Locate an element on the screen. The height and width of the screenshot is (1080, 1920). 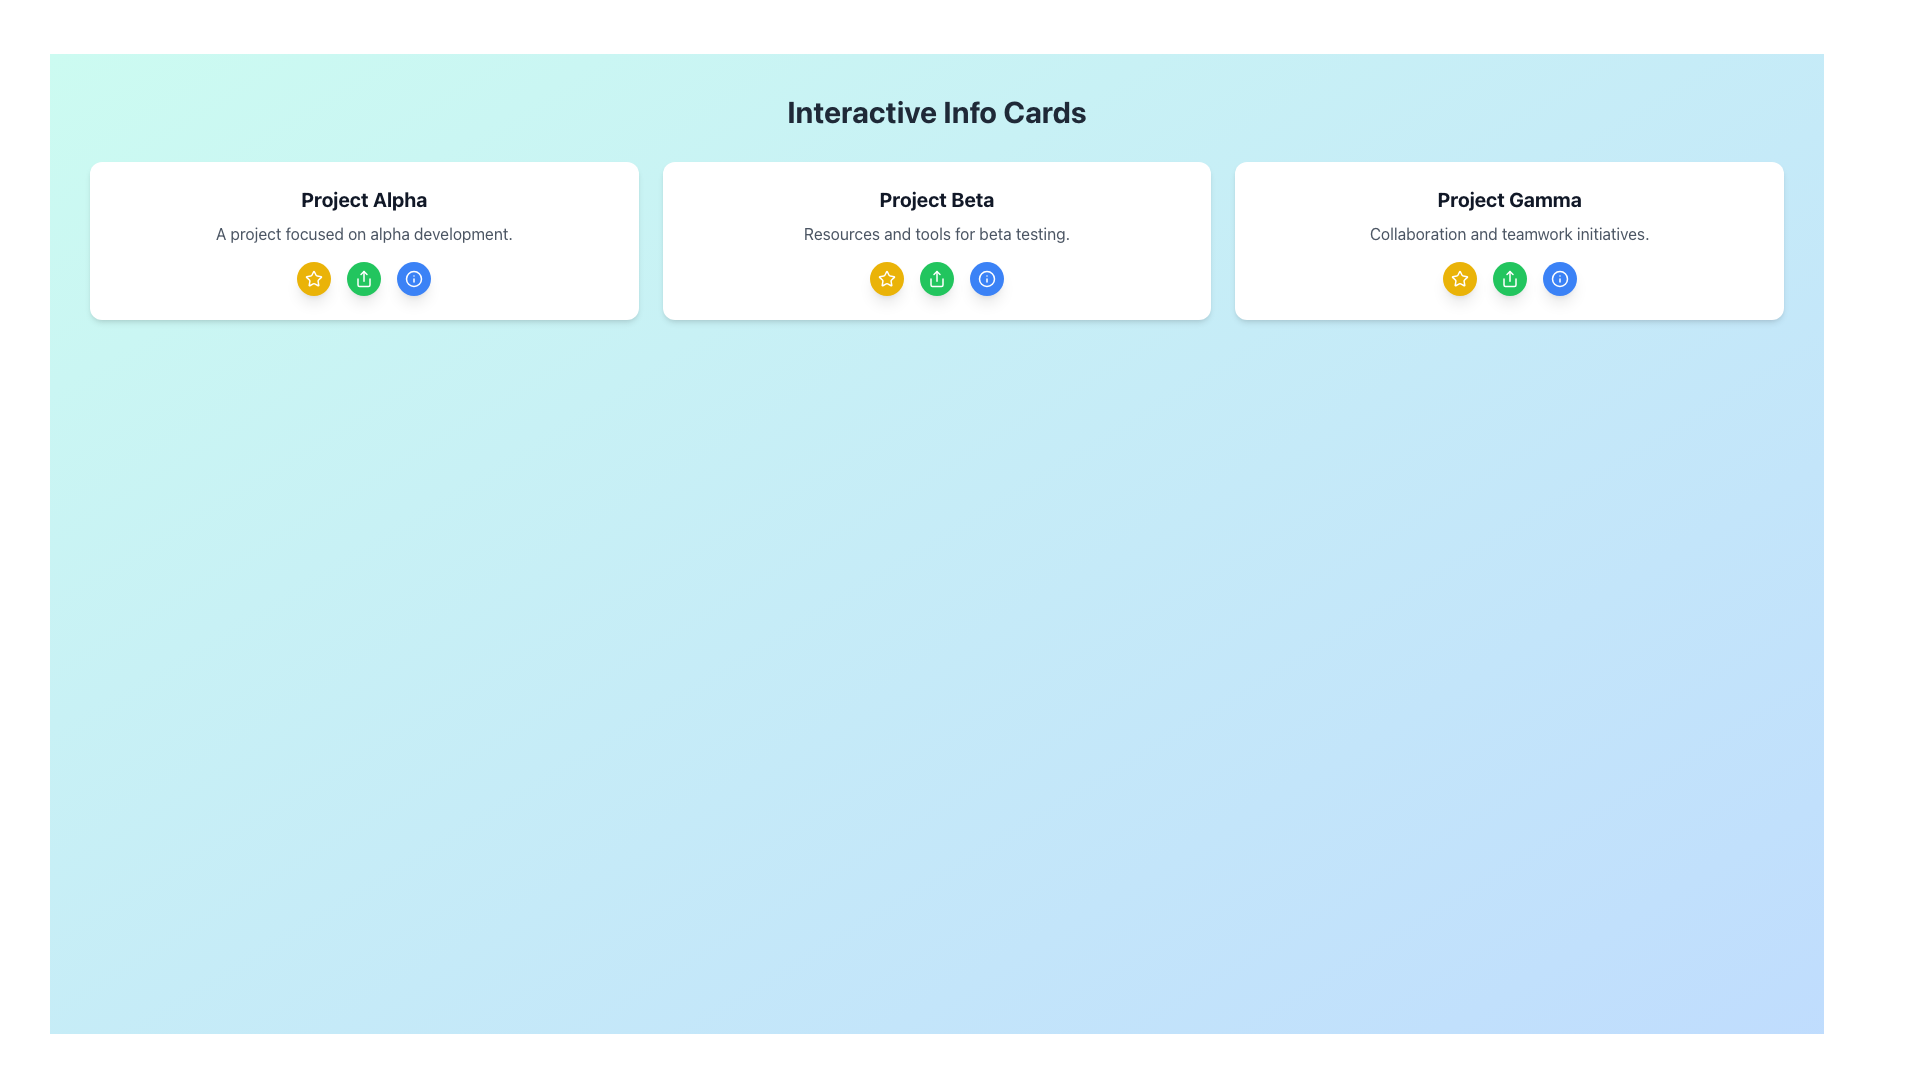
the small circular SVG icon with a blue background and white outline containing an info symbol, located in the lower right side of the Project Beta card, as the fourth icon from the left is located at coordinates (987, 278).